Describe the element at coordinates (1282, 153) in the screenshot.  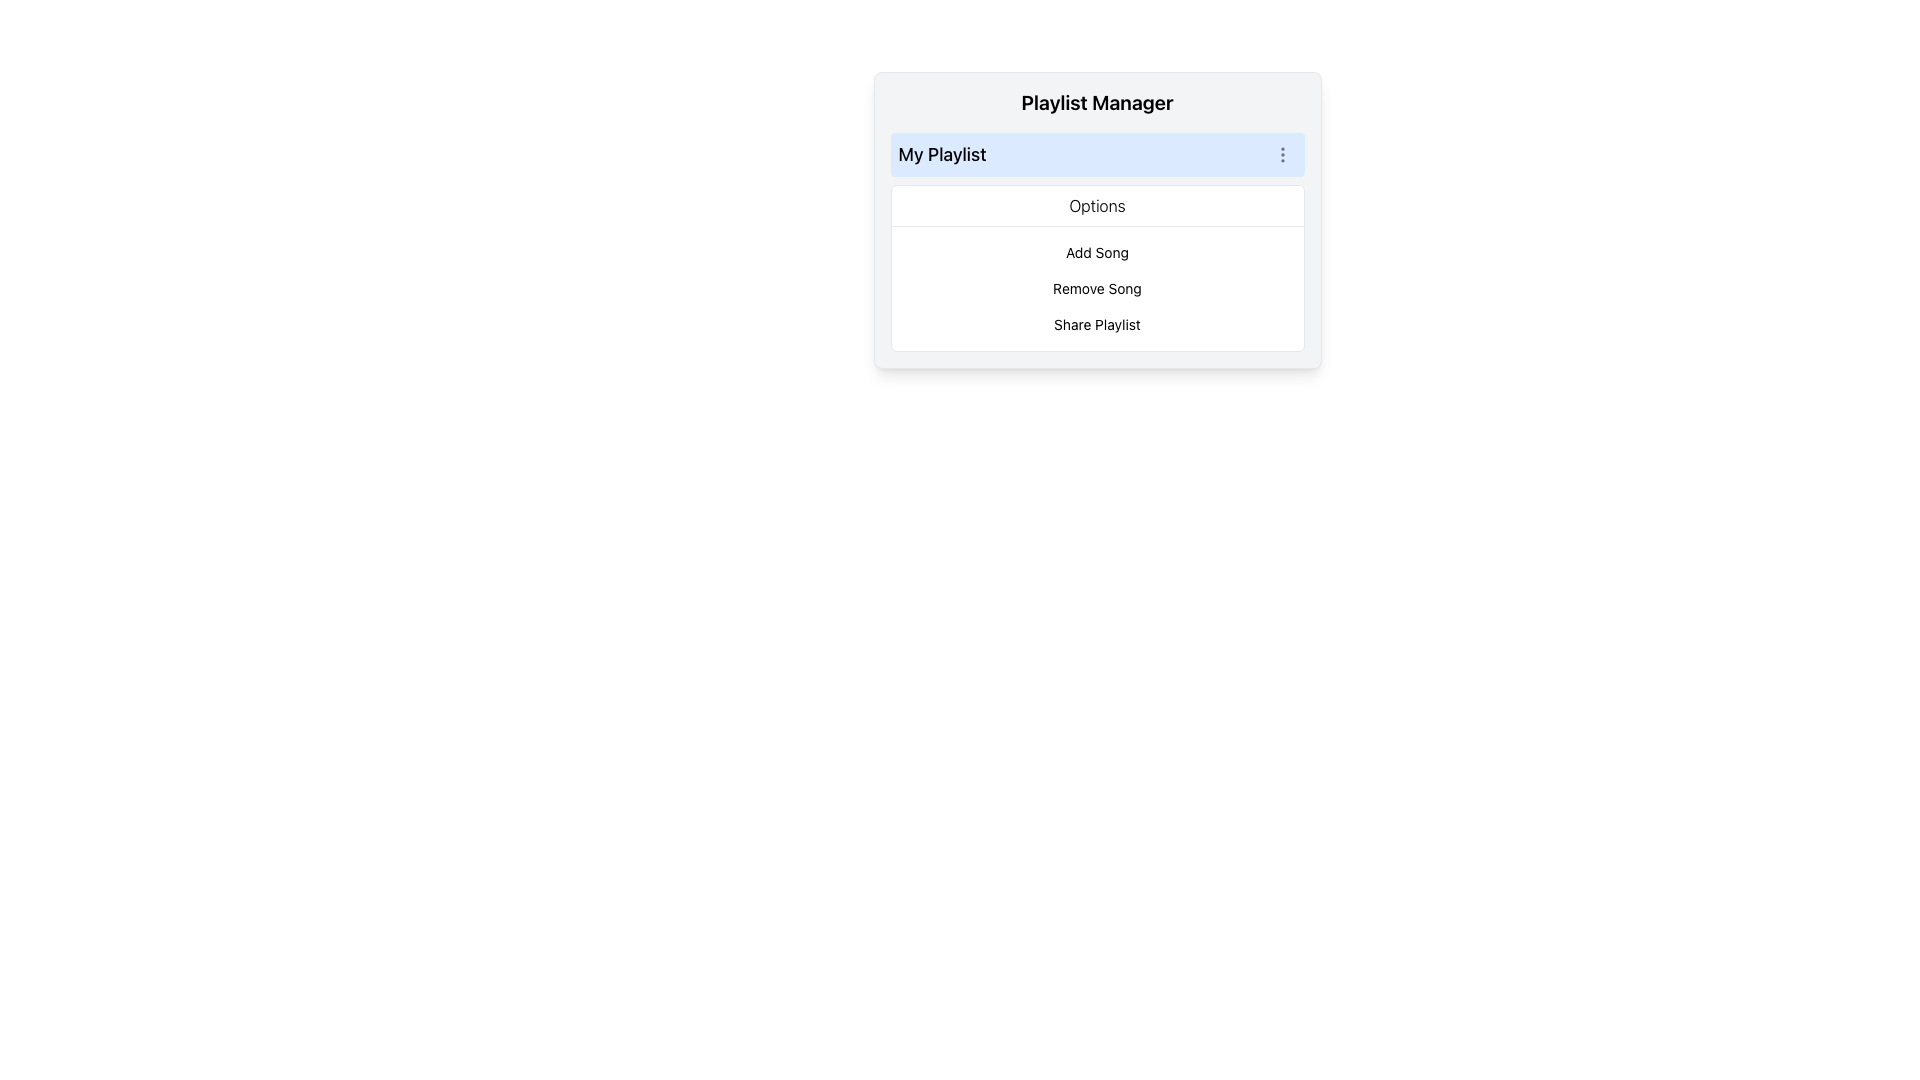
I see `the vertical ellipsis icon located at the top-right edge of the highlighted row labeled 'My Playlist' in the Playlist Manager interface` at that location.